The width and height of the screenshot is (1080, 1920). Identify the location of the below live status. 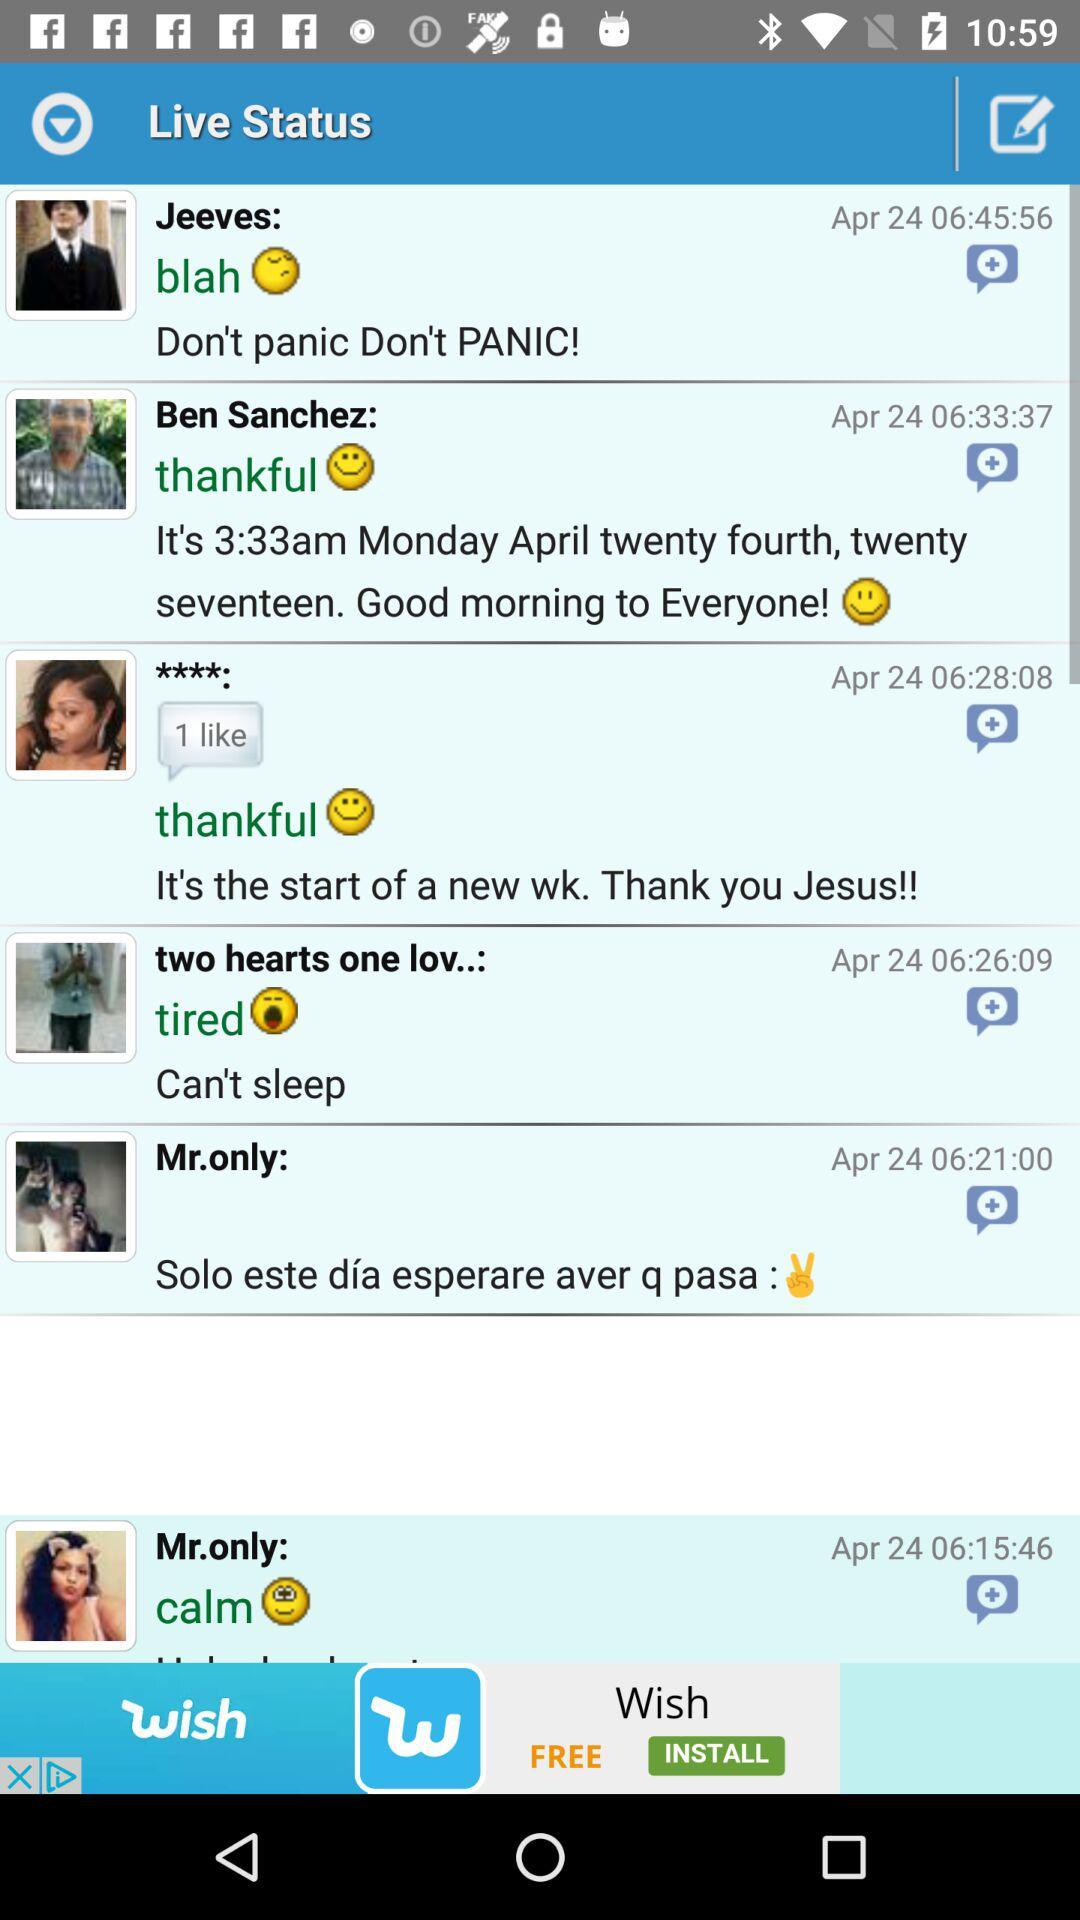
(69, 254).